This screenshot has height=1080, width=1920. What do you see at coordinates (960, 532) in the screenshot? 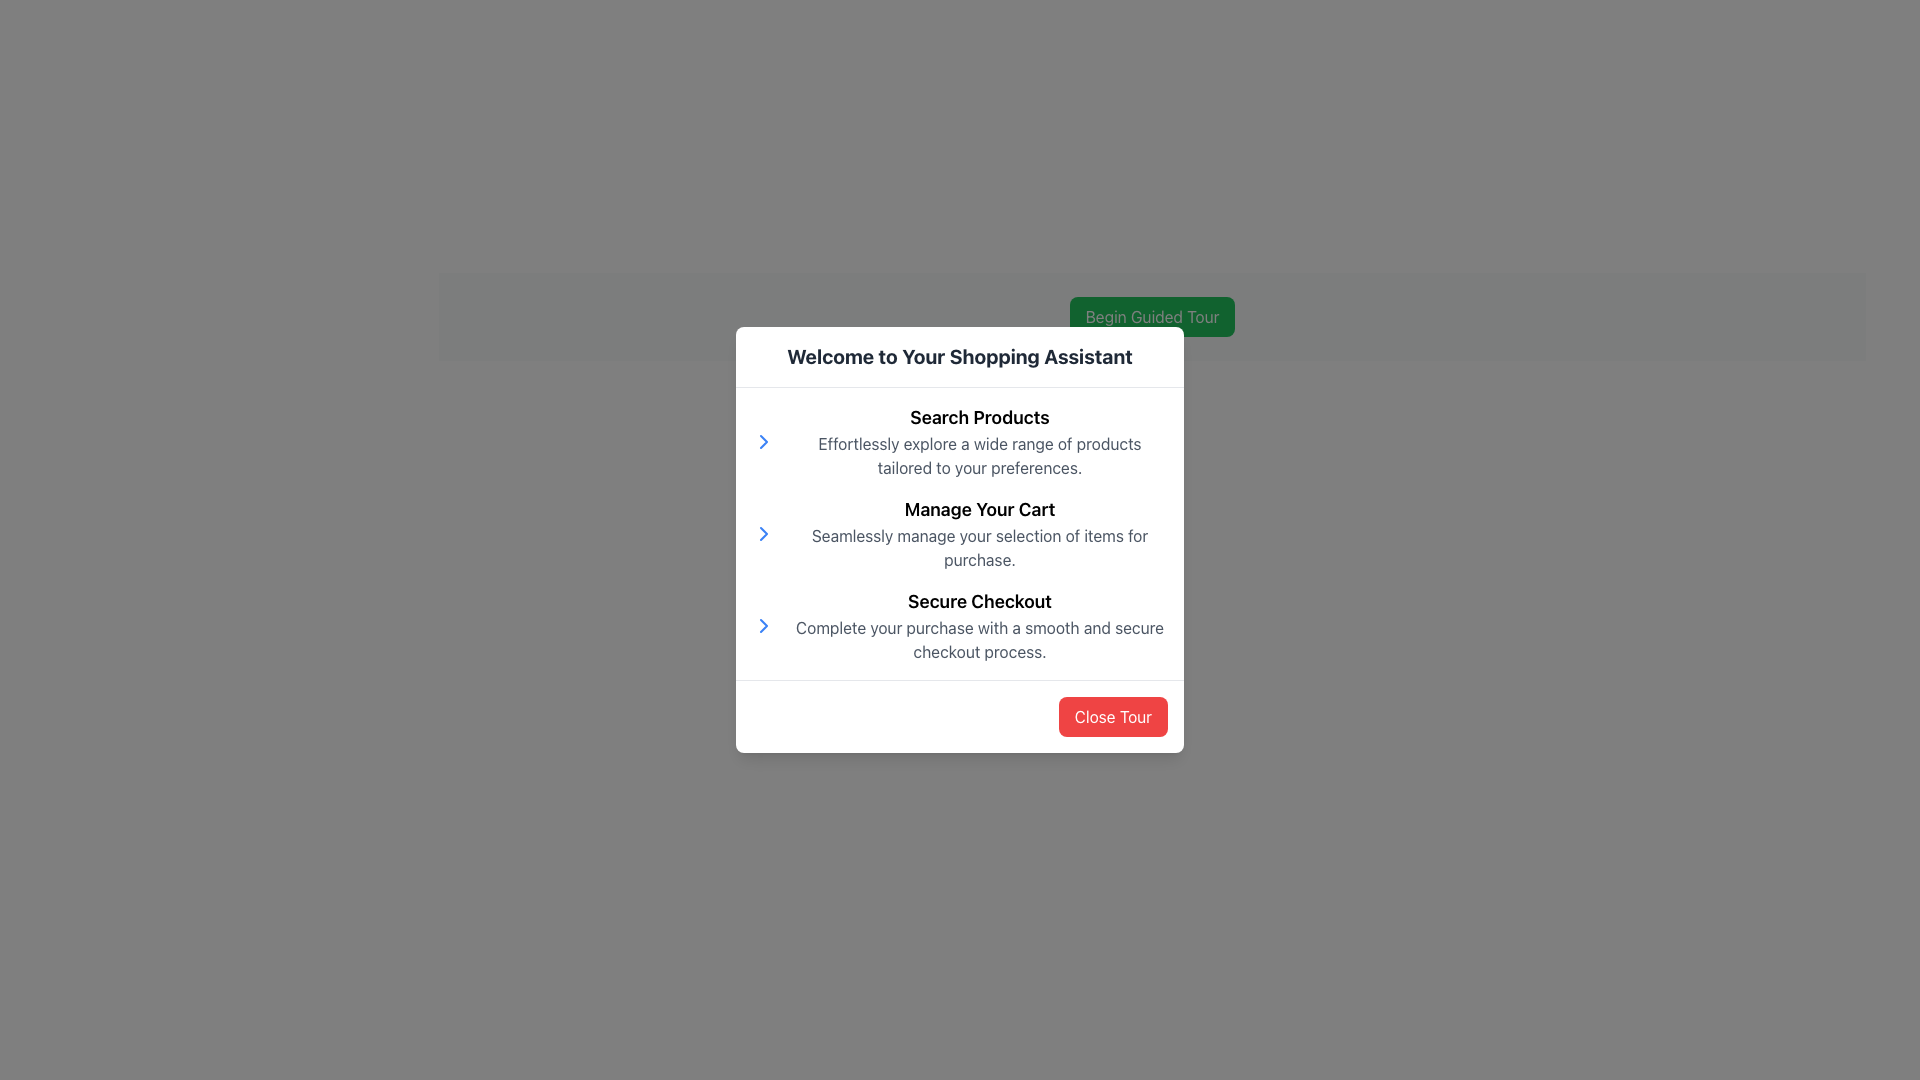
I see `the informational section containing the items 'Search Products,' 'Manage Your Cart,' and 'Secure Checkout,' located below the title 'Welcome to Your Shopping Assistant.'` at bounding box center [960, 532].